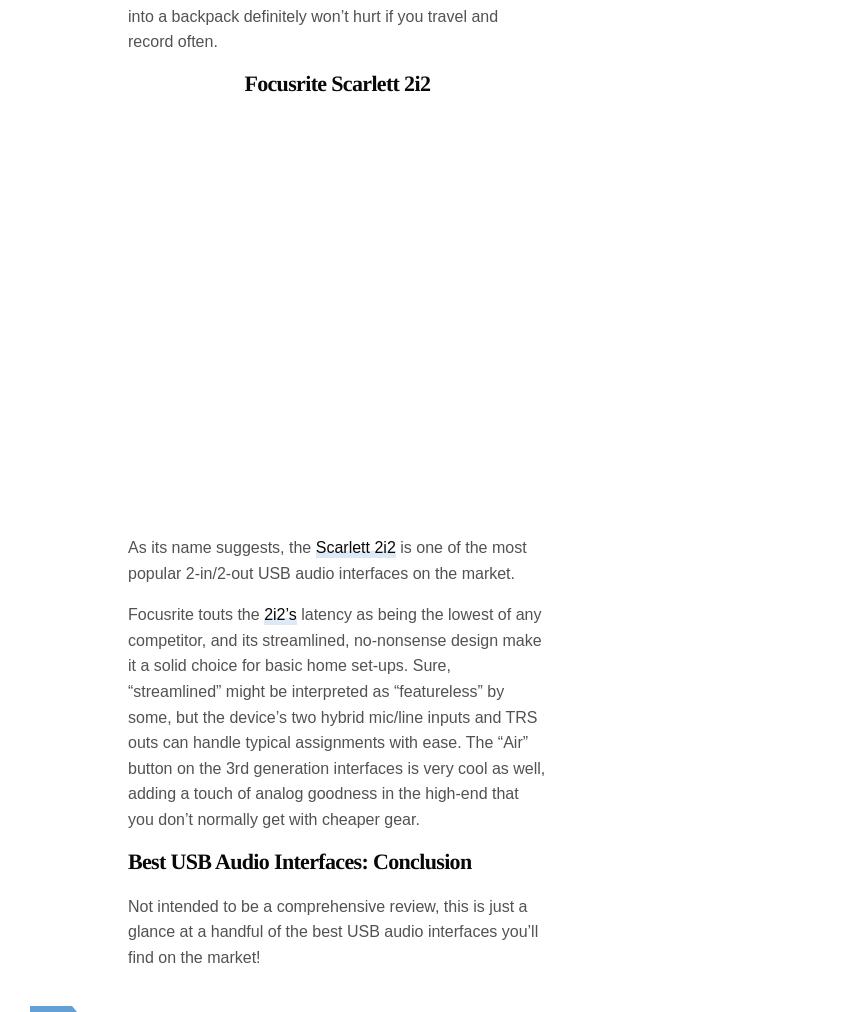 This screenshot has width=850, height=1012. I want to click on 'Scarlett 2i2', so click(315, 385).